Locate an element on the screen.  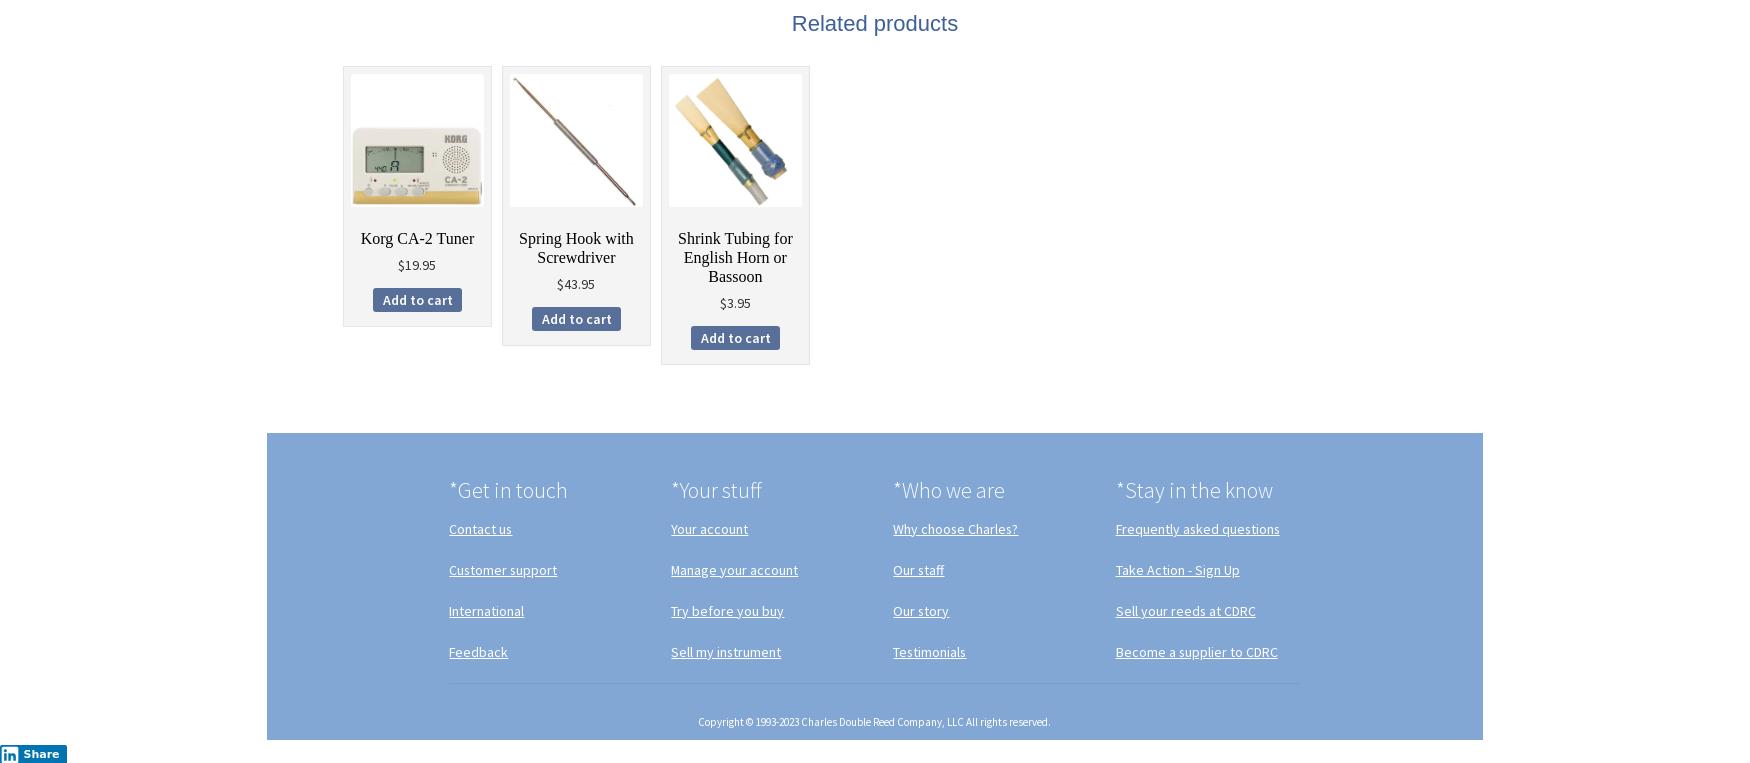
'Our staff' is located at coordinates (917, 567).